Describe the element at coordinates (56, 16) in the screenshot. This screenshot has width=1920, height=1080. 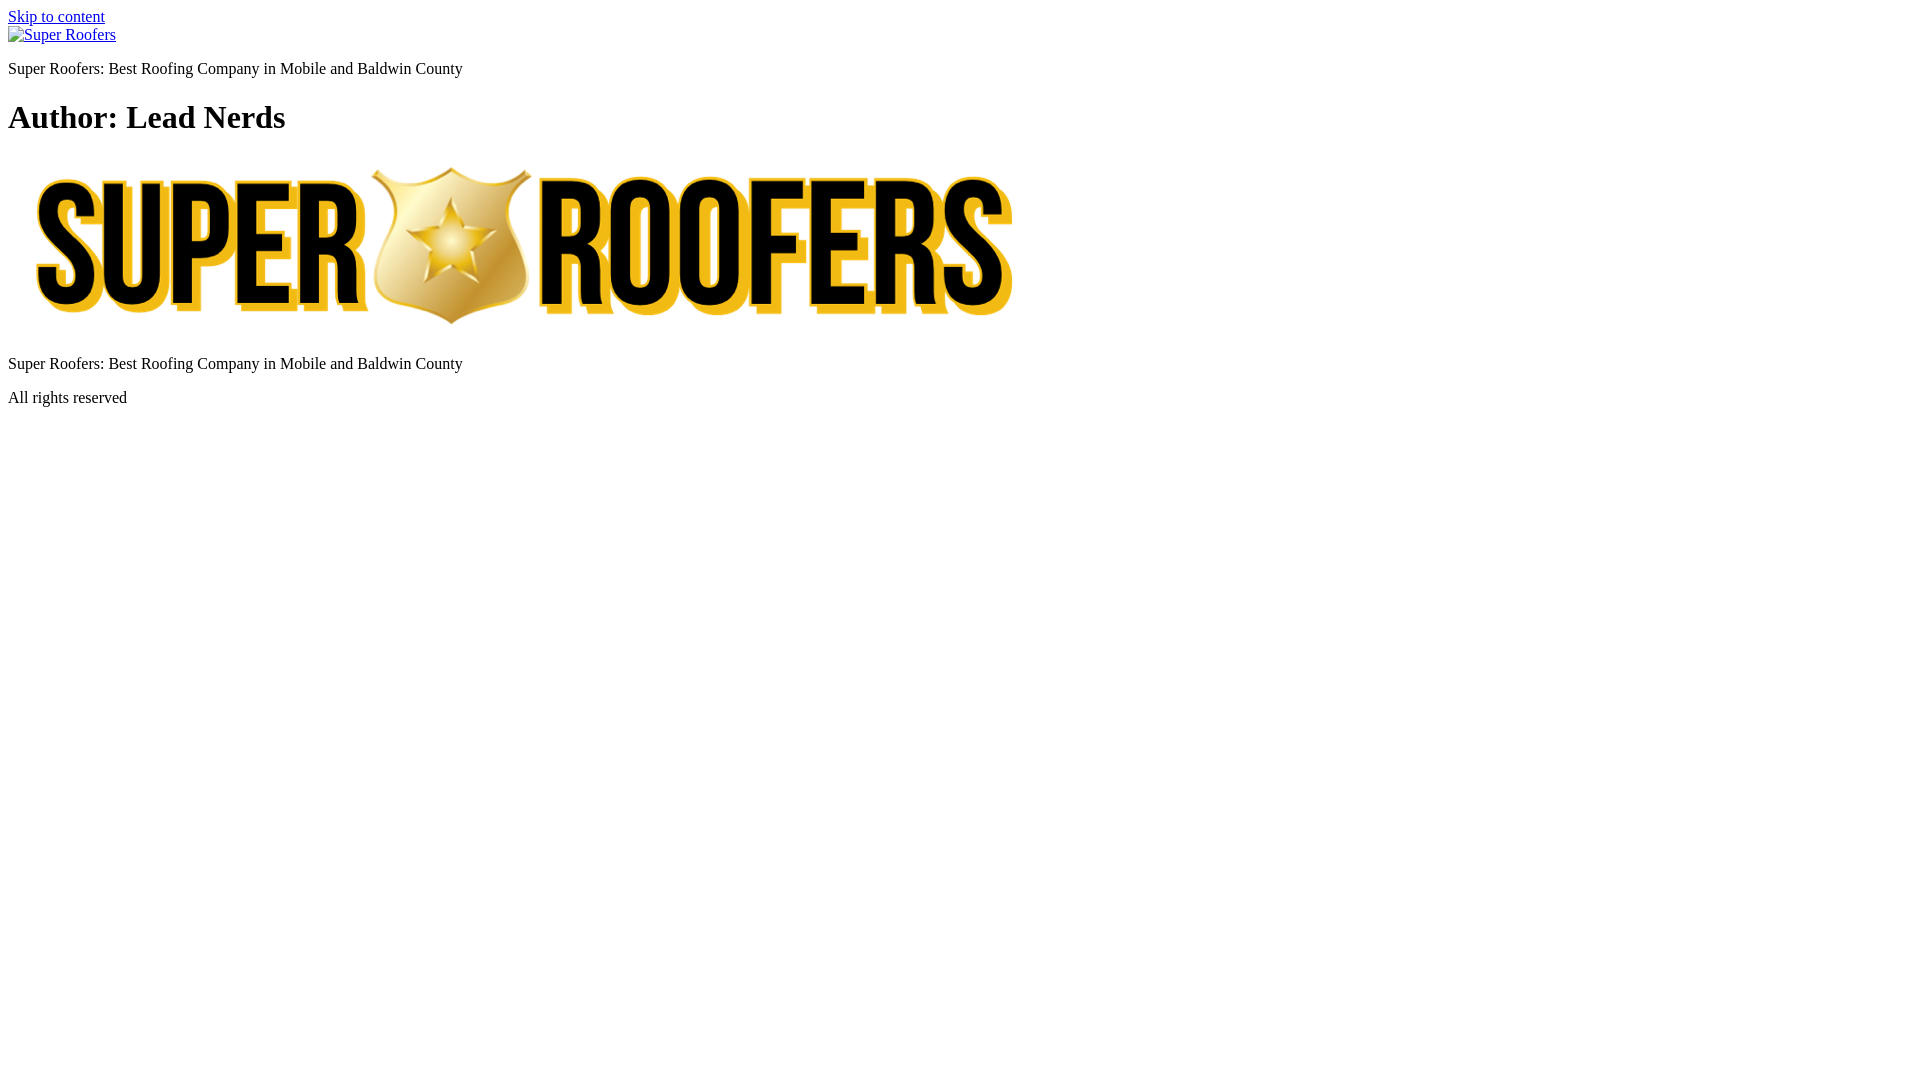
I see `'Skip to content'` at that location.